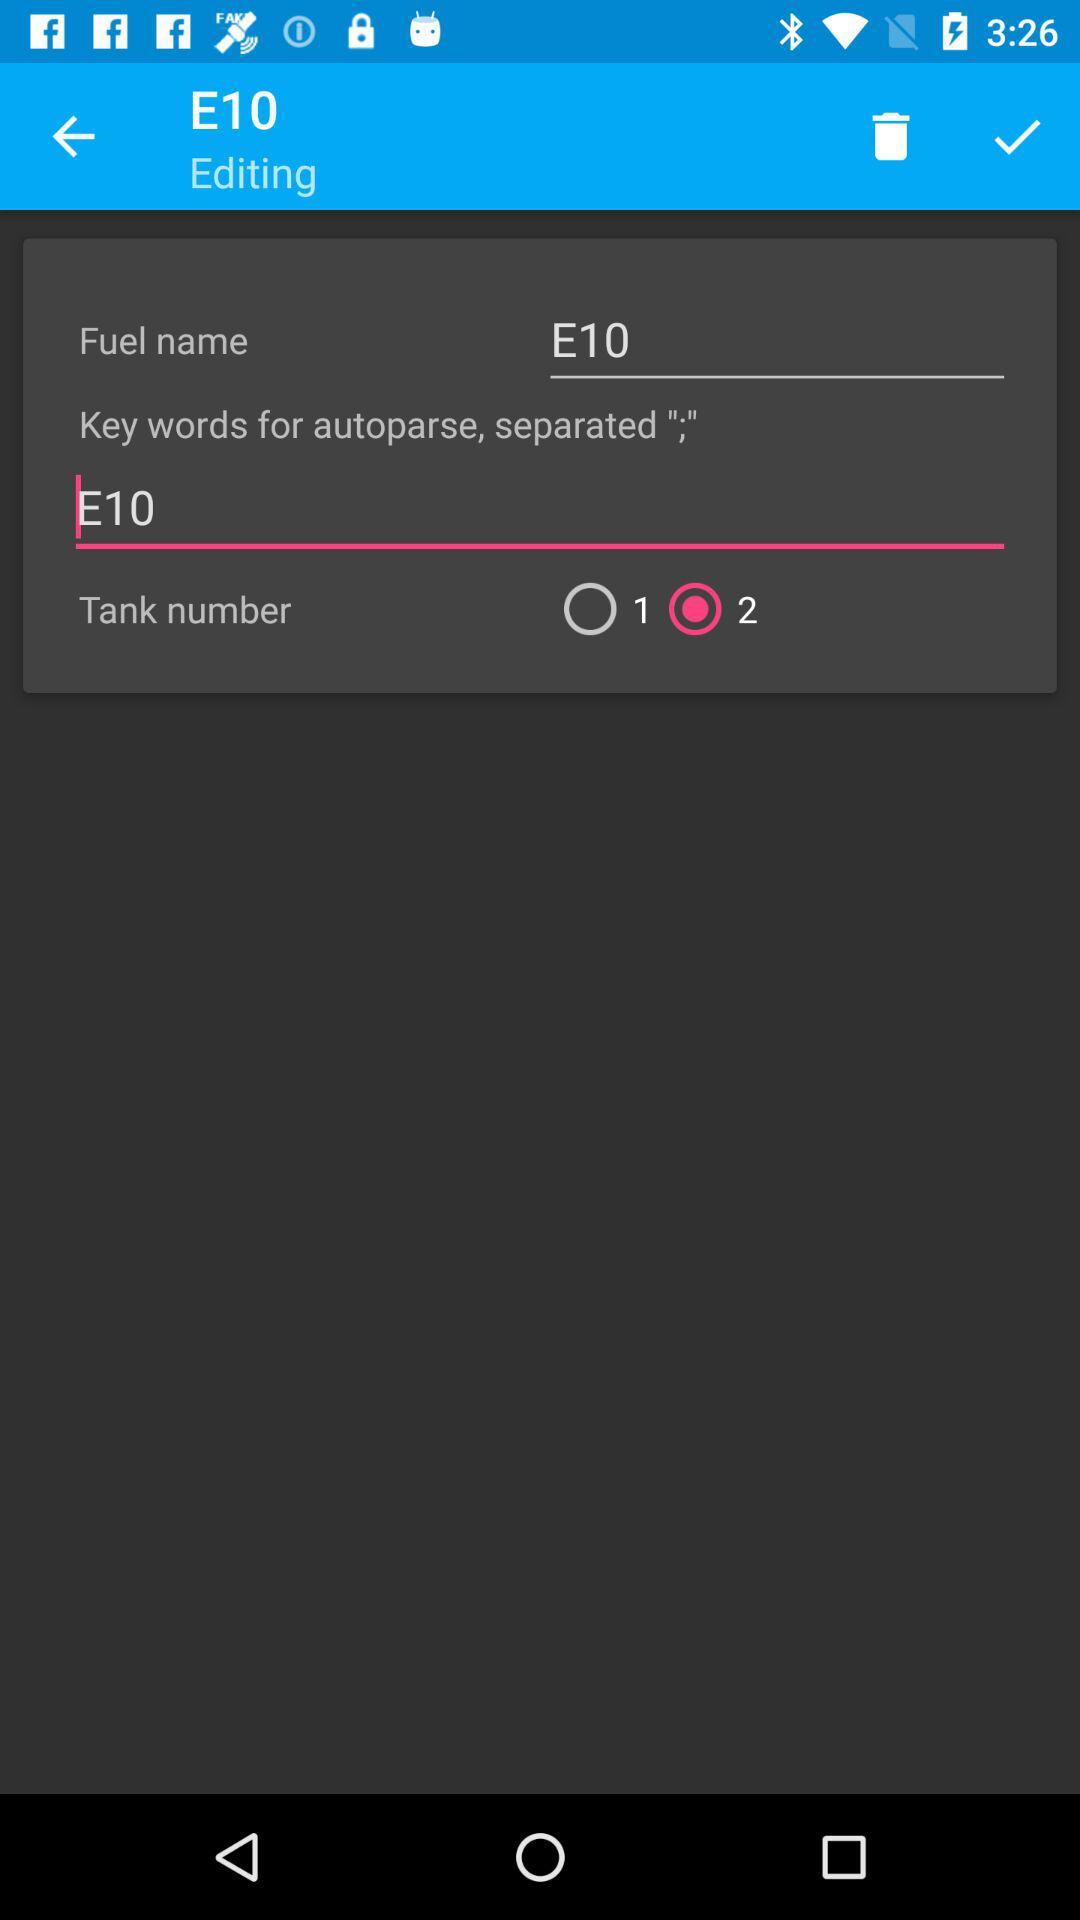  Describe the element at coordinates (704, 608) in the screenshot. I see `the icon below e10 icon` at that location.